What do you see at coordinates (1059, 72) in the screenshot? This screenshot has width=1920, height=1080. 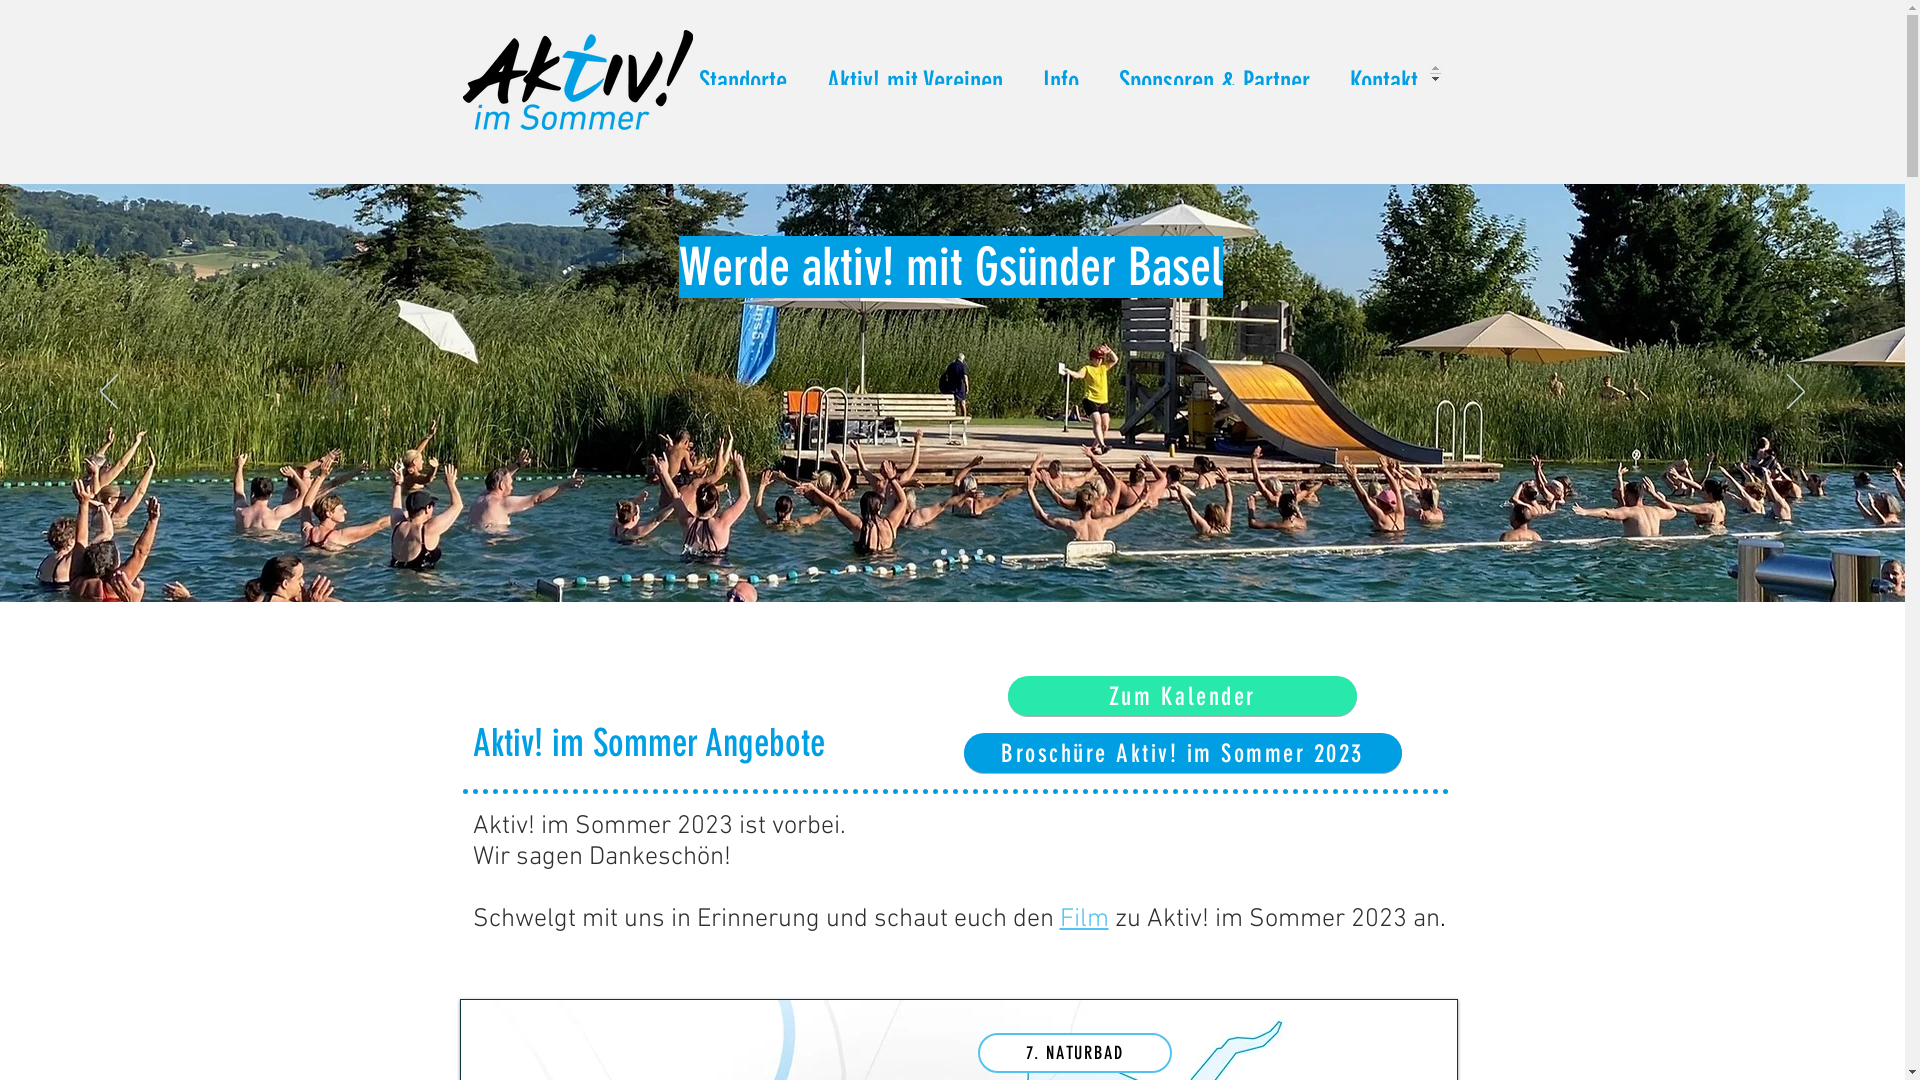 I see `'Info'` at bounding box center [1059, 72].